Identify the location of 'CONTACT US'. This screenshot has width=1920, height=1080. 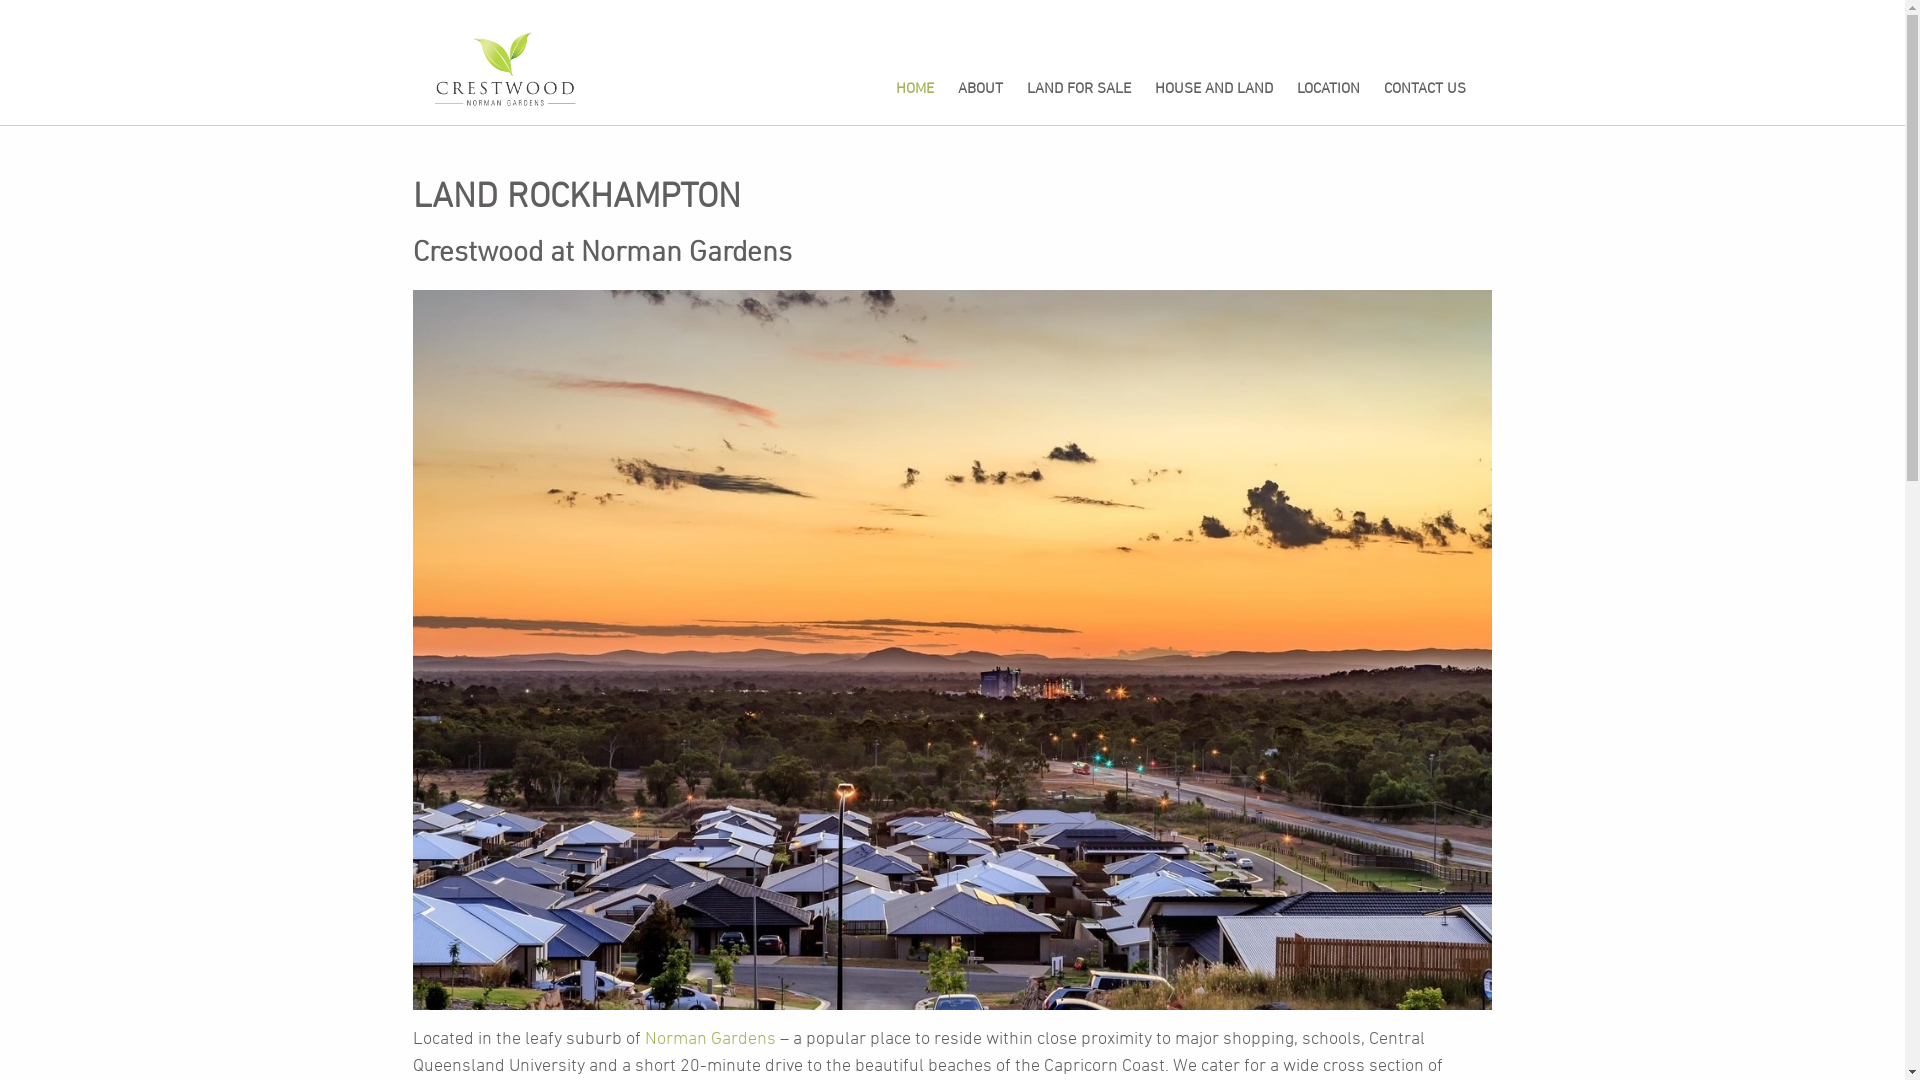
(1424, 88).